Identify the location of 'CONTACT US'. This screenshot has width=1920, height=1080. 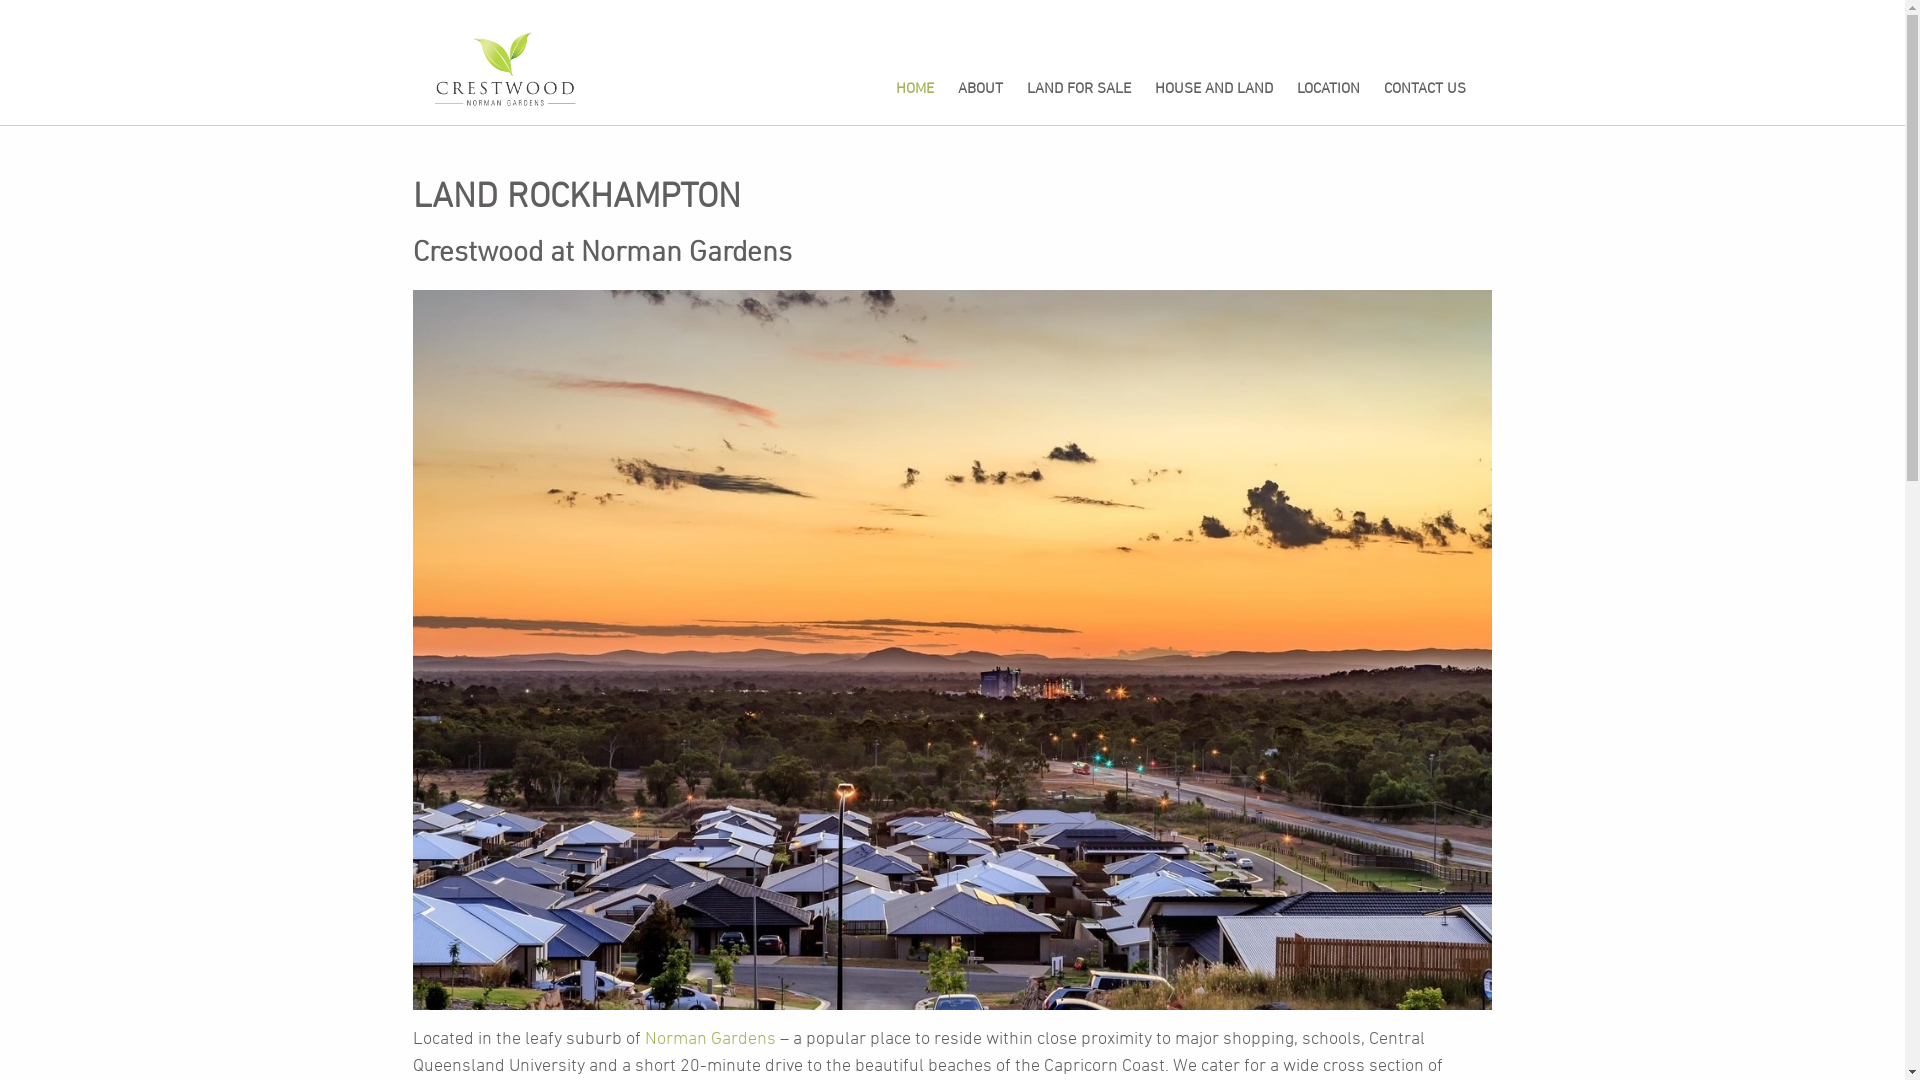
(1424, 88).